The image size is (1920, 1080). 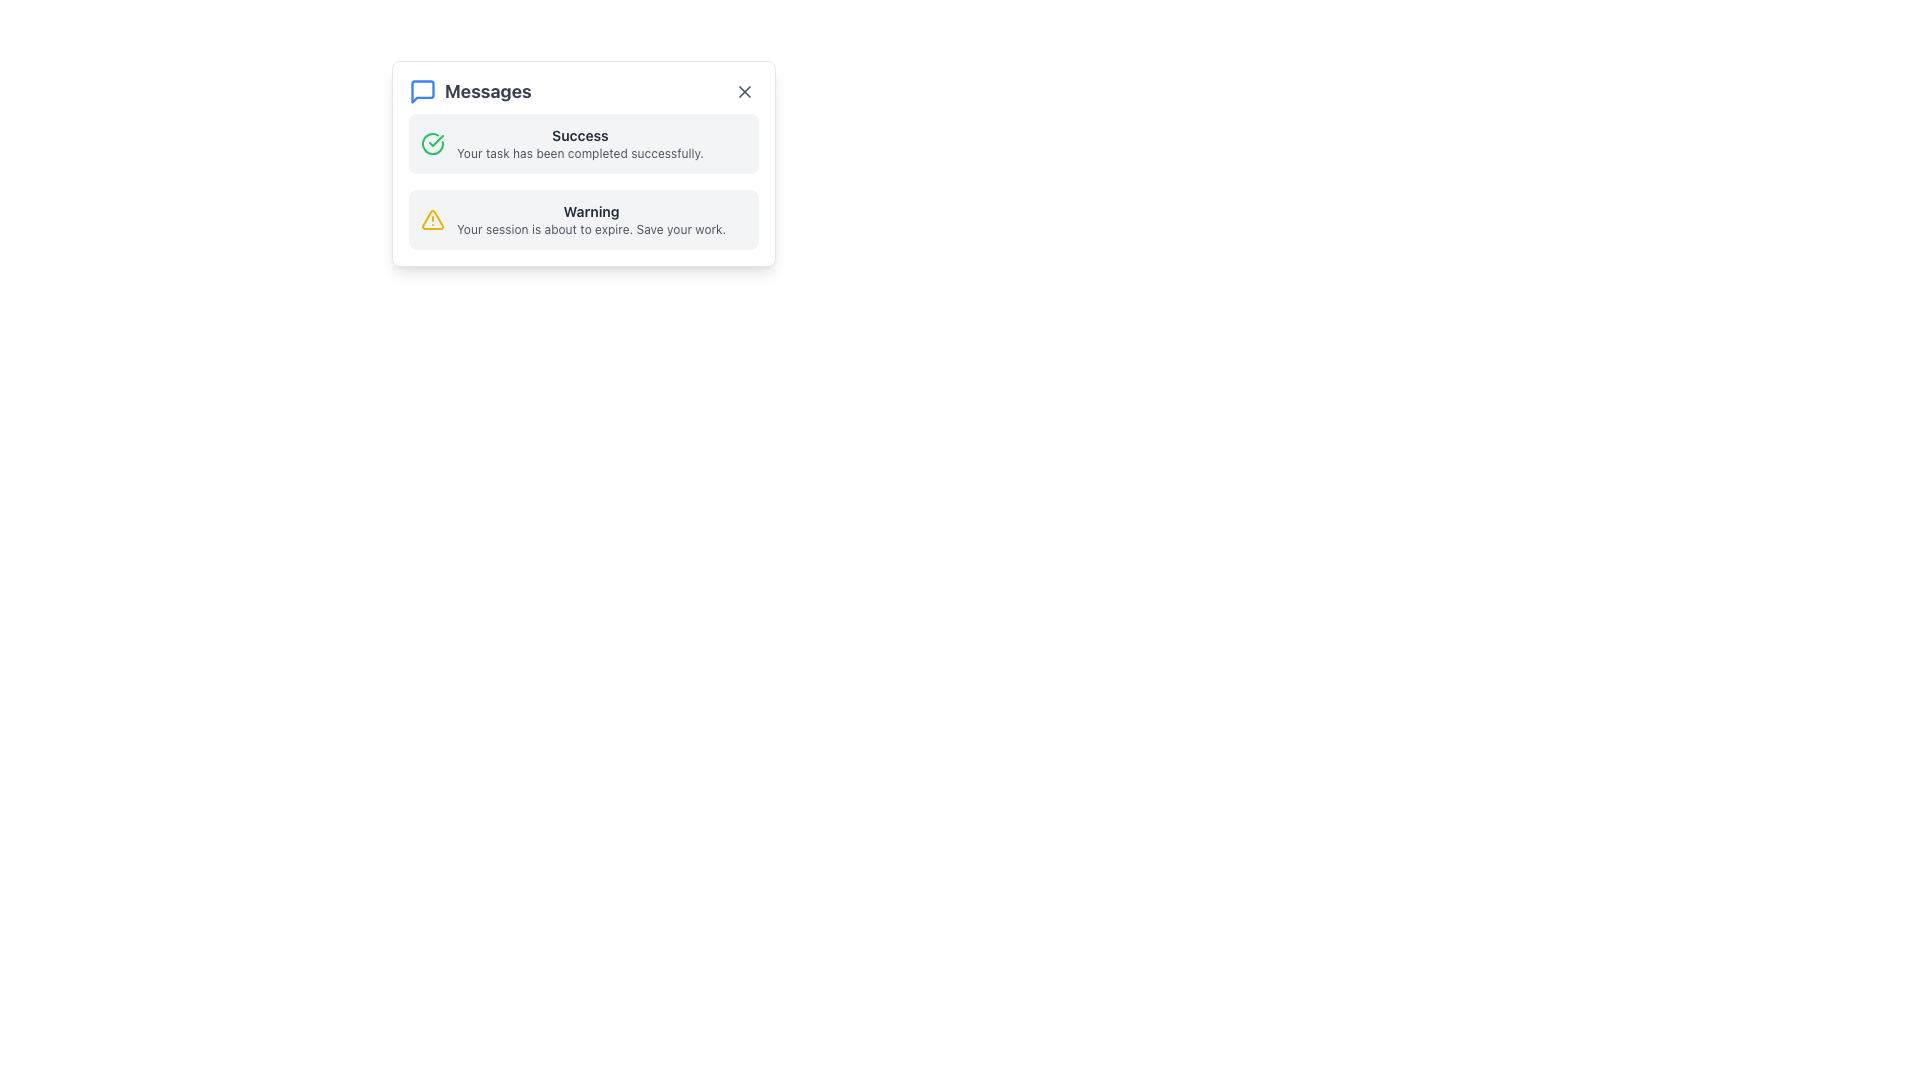 What do you see at coordinates (579, 153) in the screenshot?
I see `the text label that provides clarification and detail about the successful completion of a task, located within the 'Success' message block of the notification panel` at bounding box center [579, 153].